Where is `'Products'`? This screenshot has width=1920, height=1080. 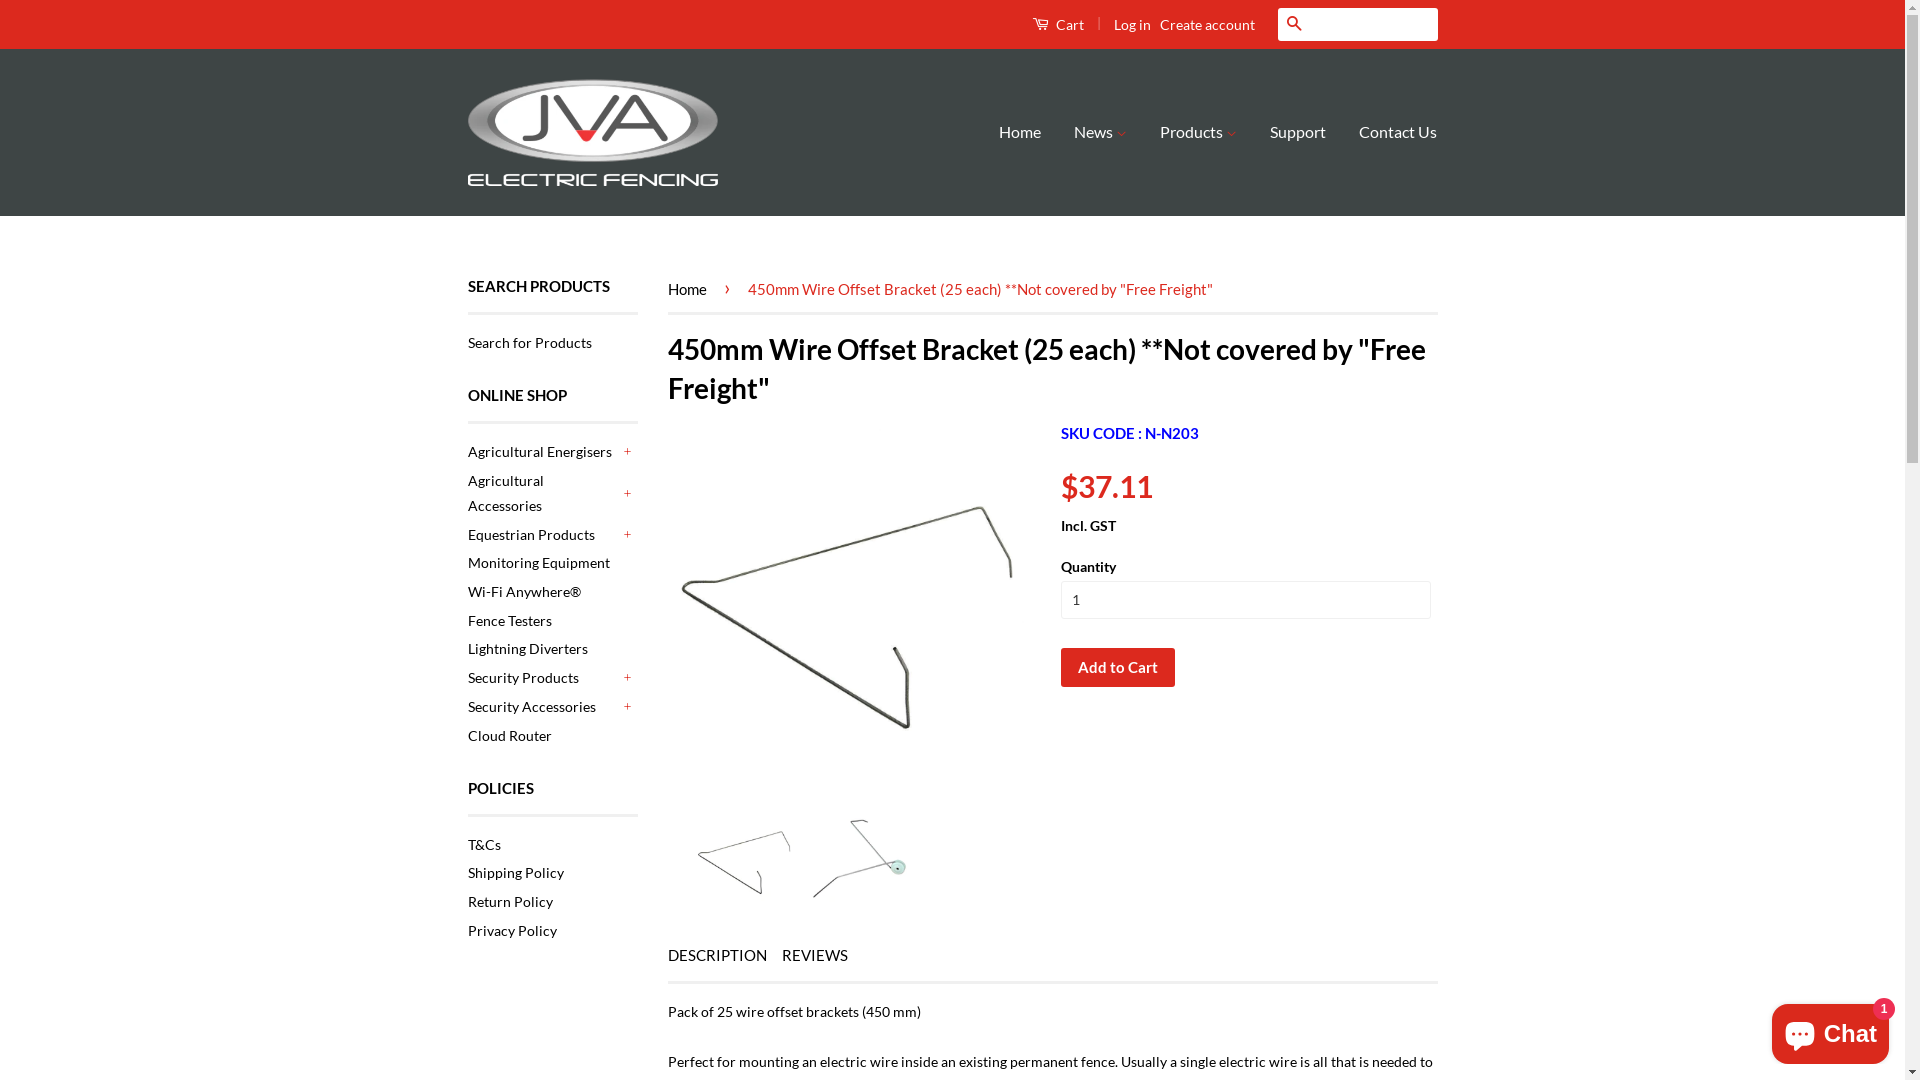 'Products' is located at coordinates (1198, 132).